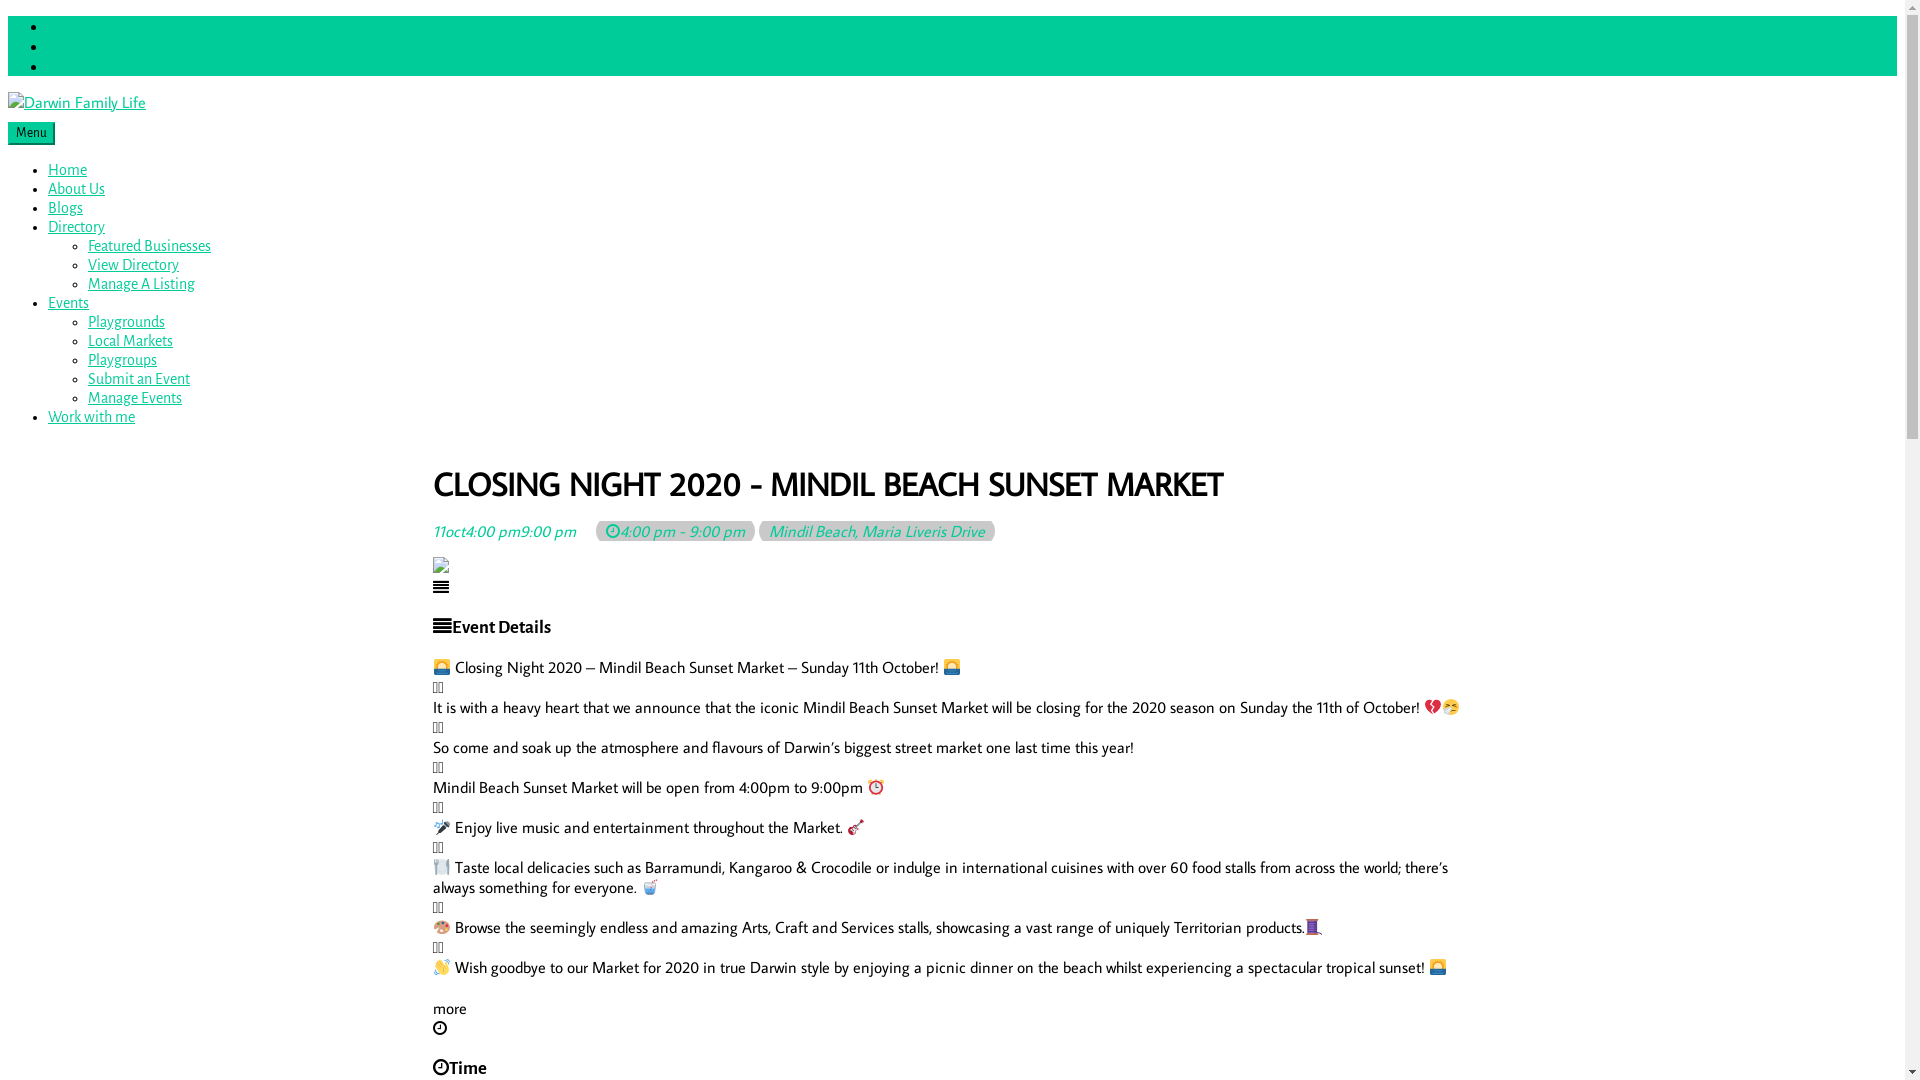 This screenshot has width=1920, height=1080. What do you see at coordinates (65, 208) in the screenshot?
I see `'Blogs'` at bounding box center [65, 208].